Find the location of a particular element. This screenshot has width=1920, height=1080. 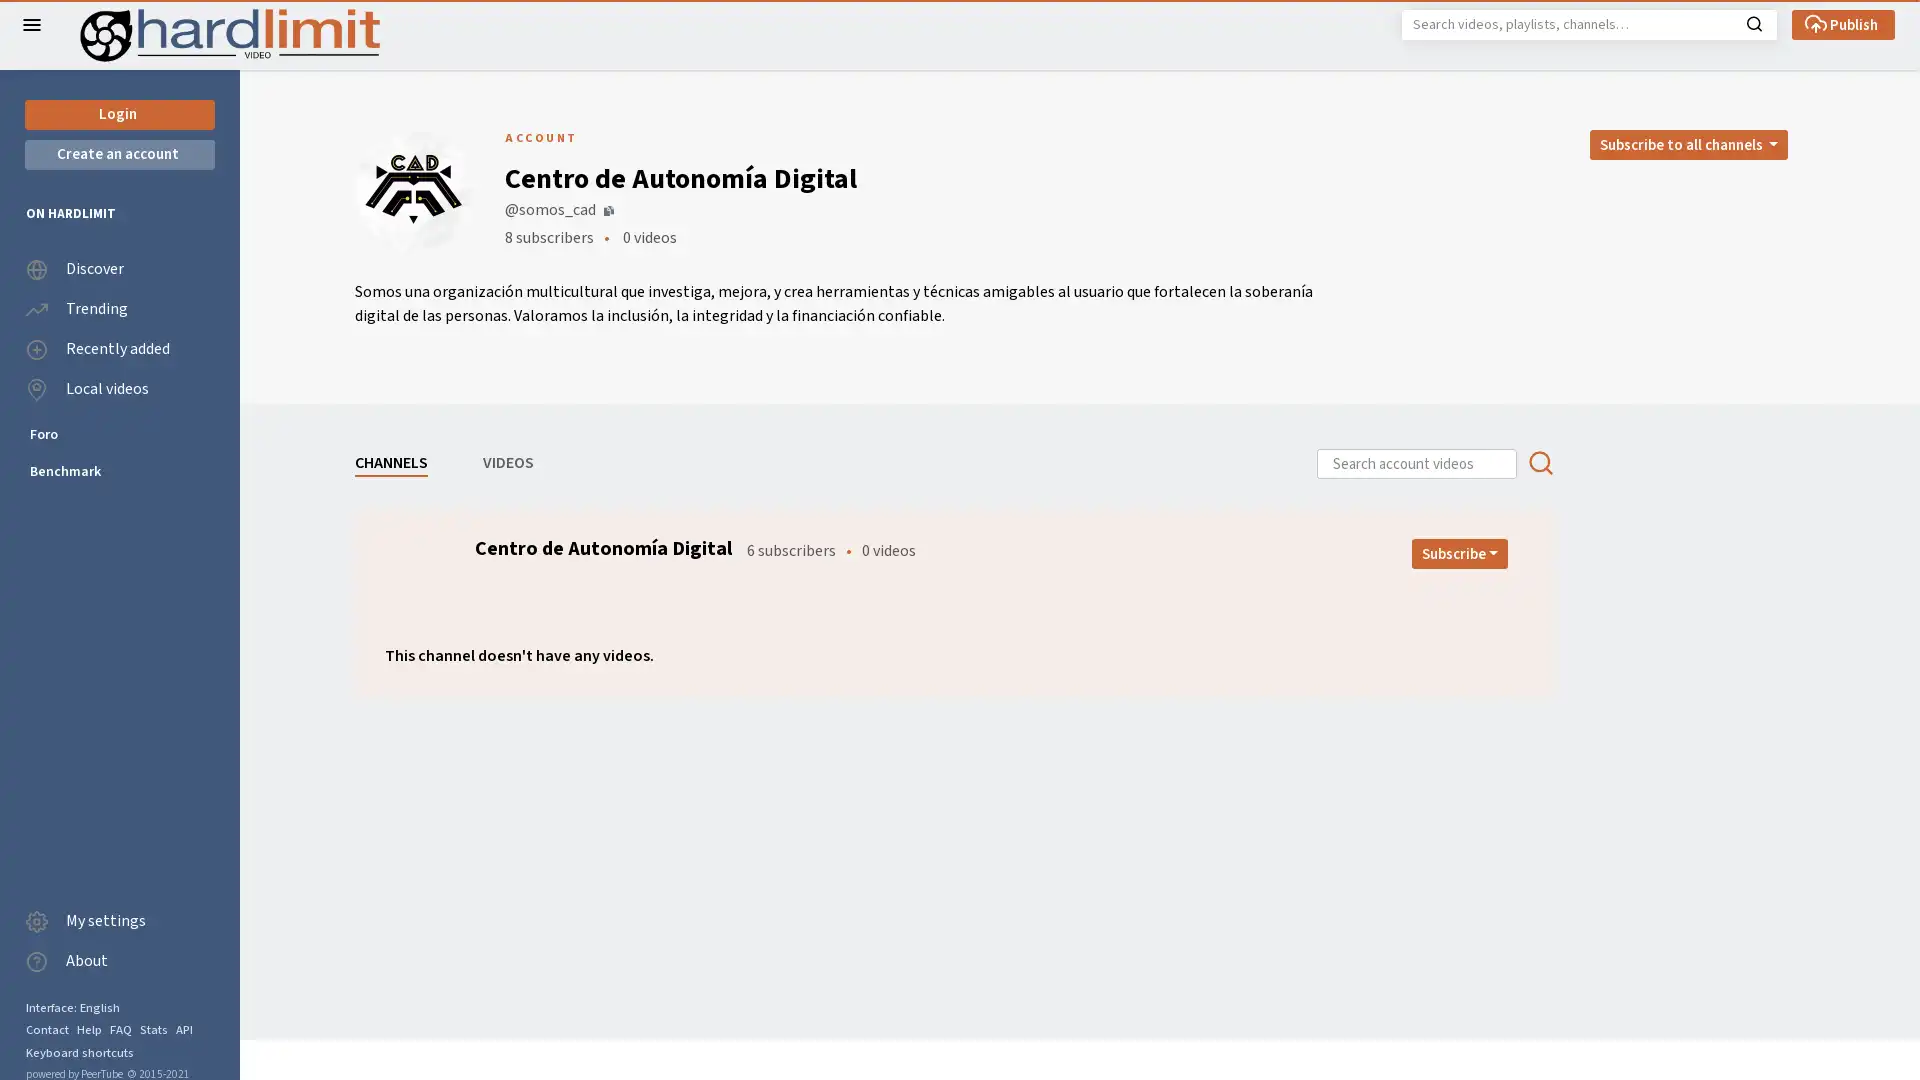

Search is located at coordinates (1539, 462).